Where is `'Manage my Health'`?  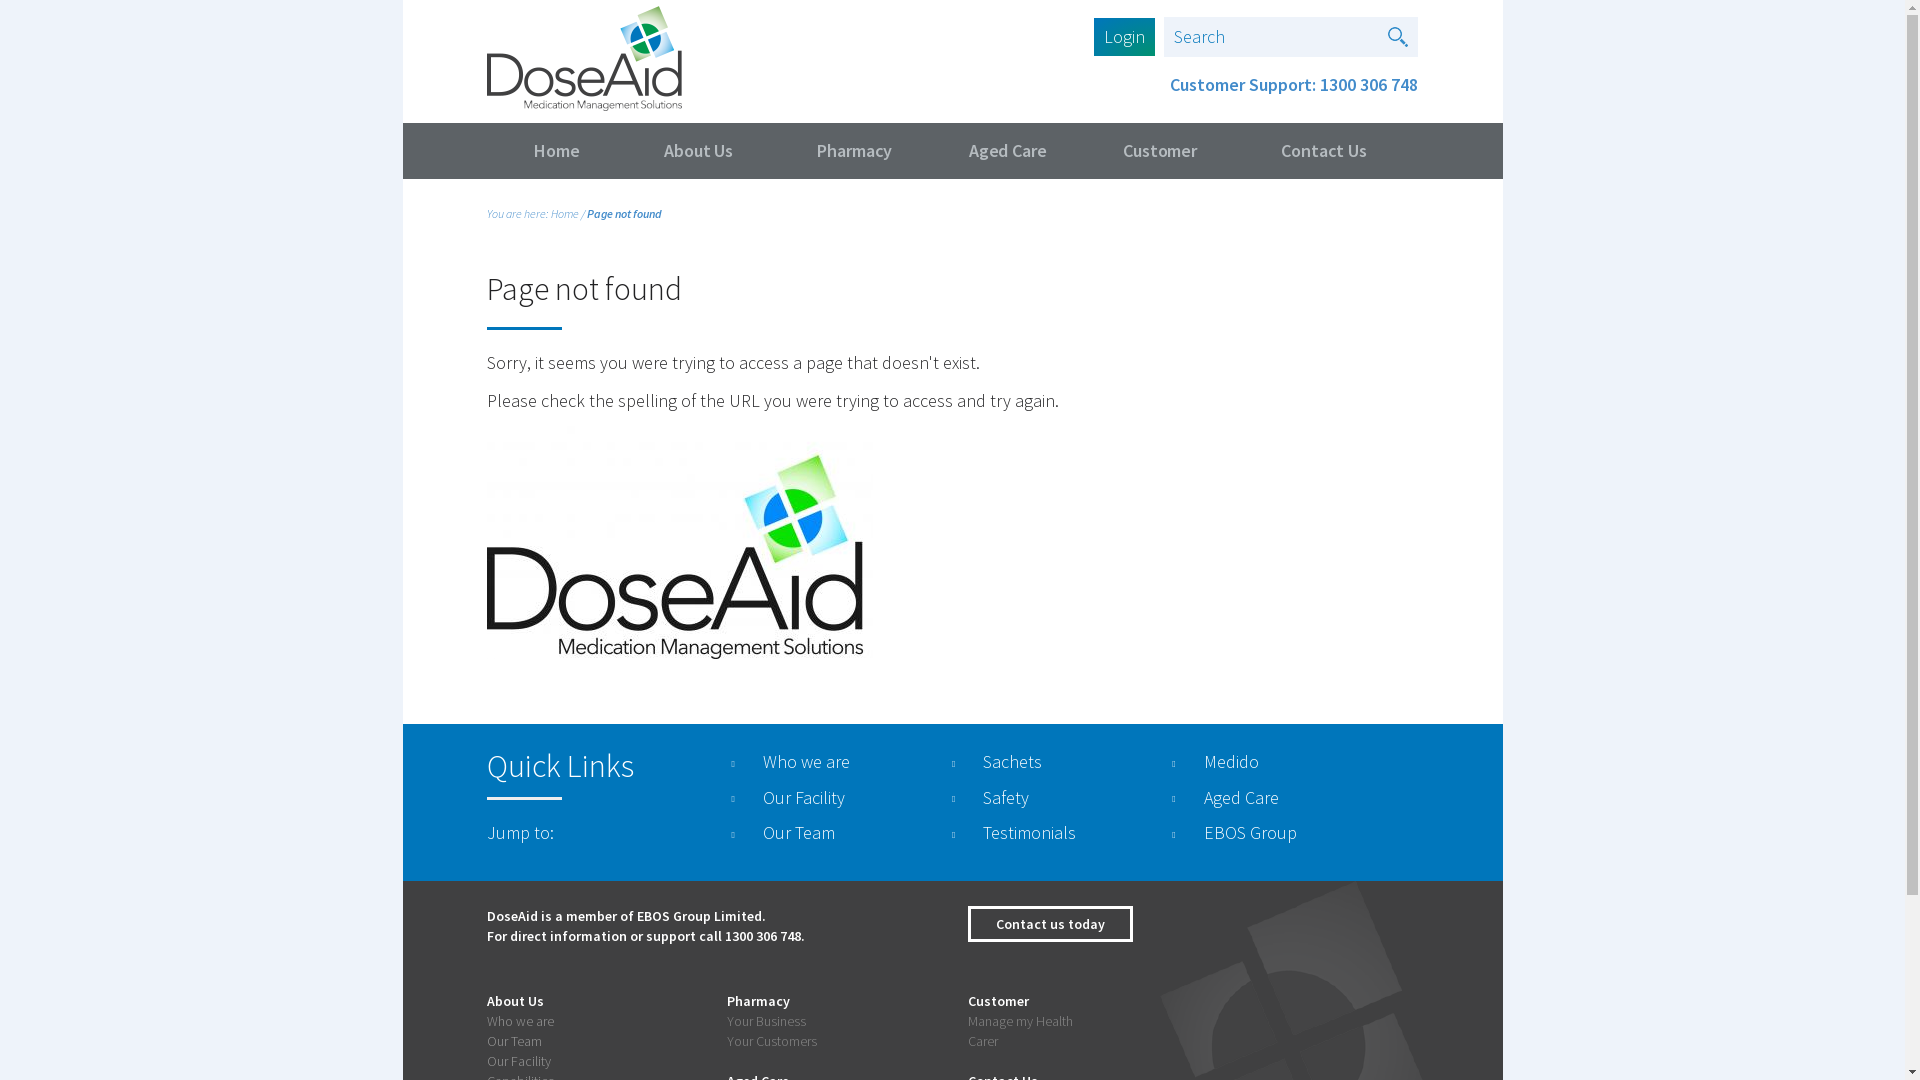 'Manage my Health' is located at coordinates (1020, 1021).